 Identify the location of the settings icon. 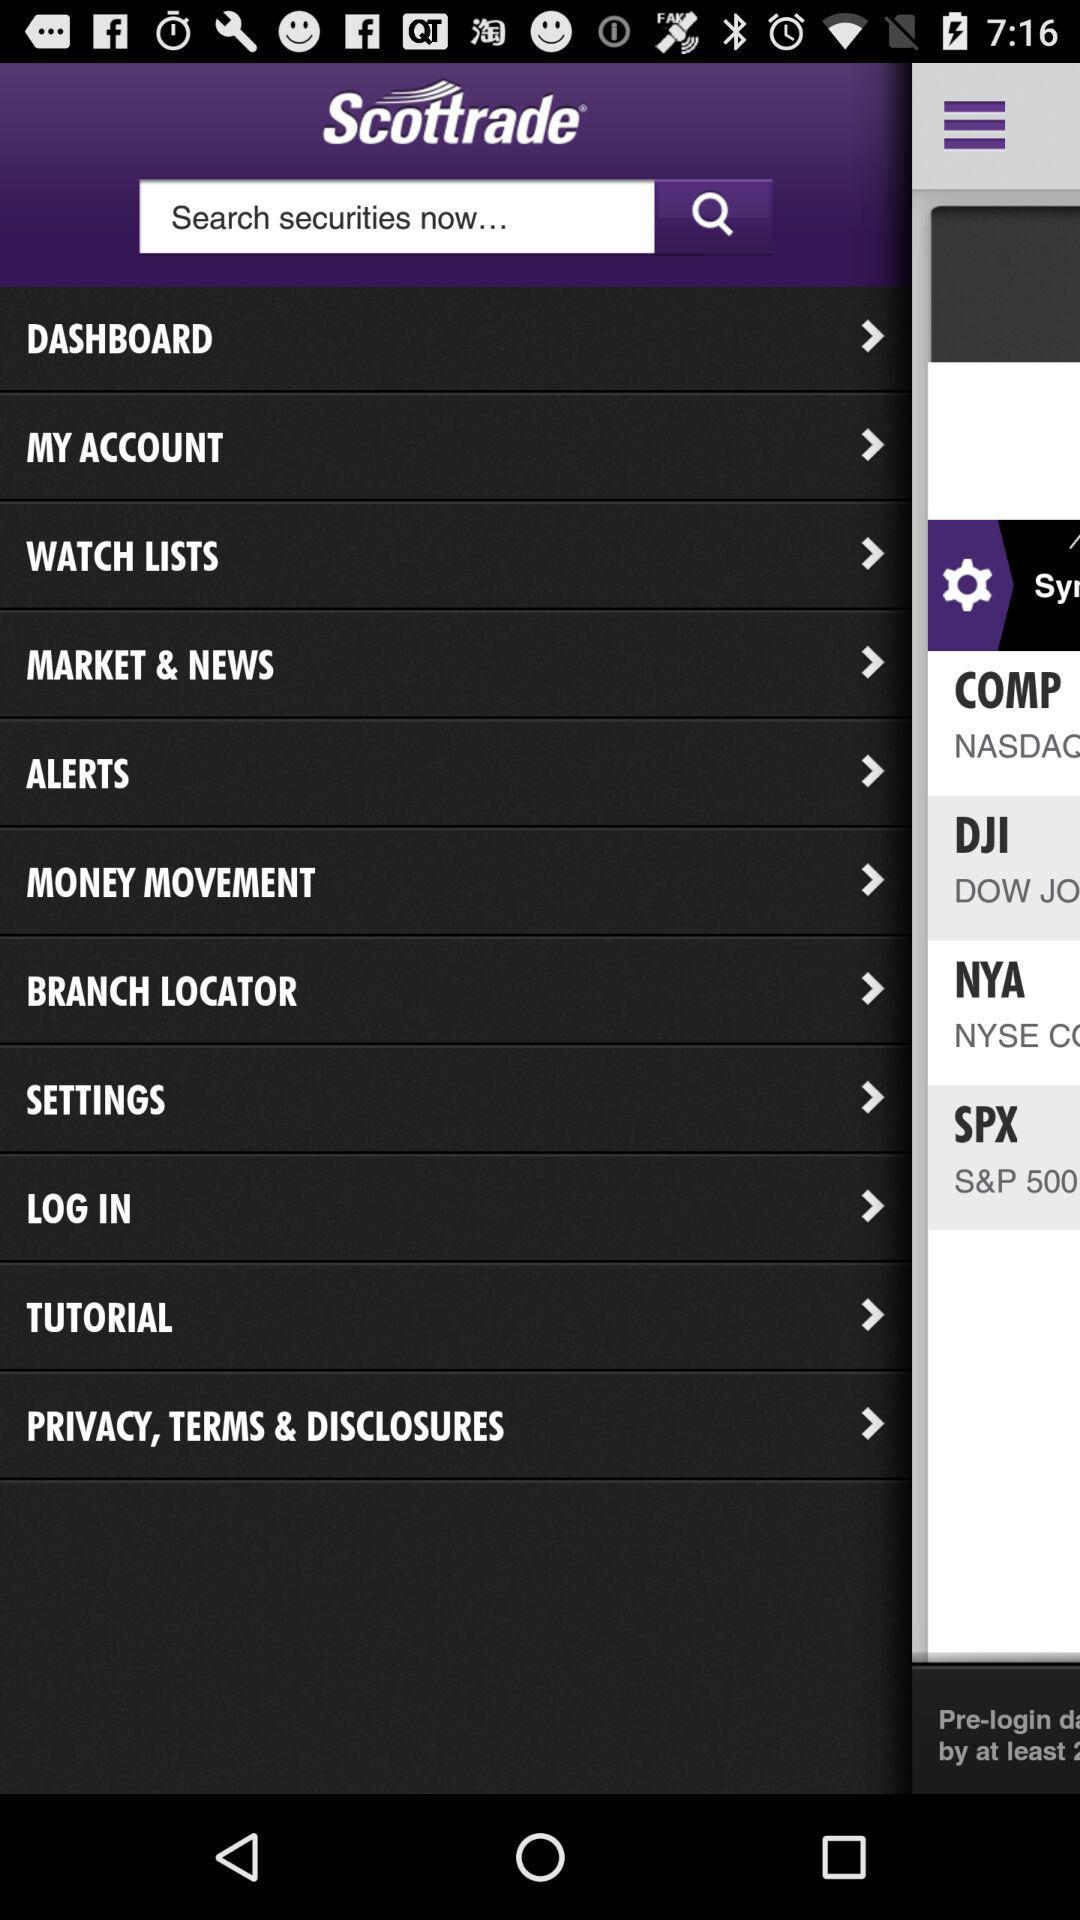
(966, 625).